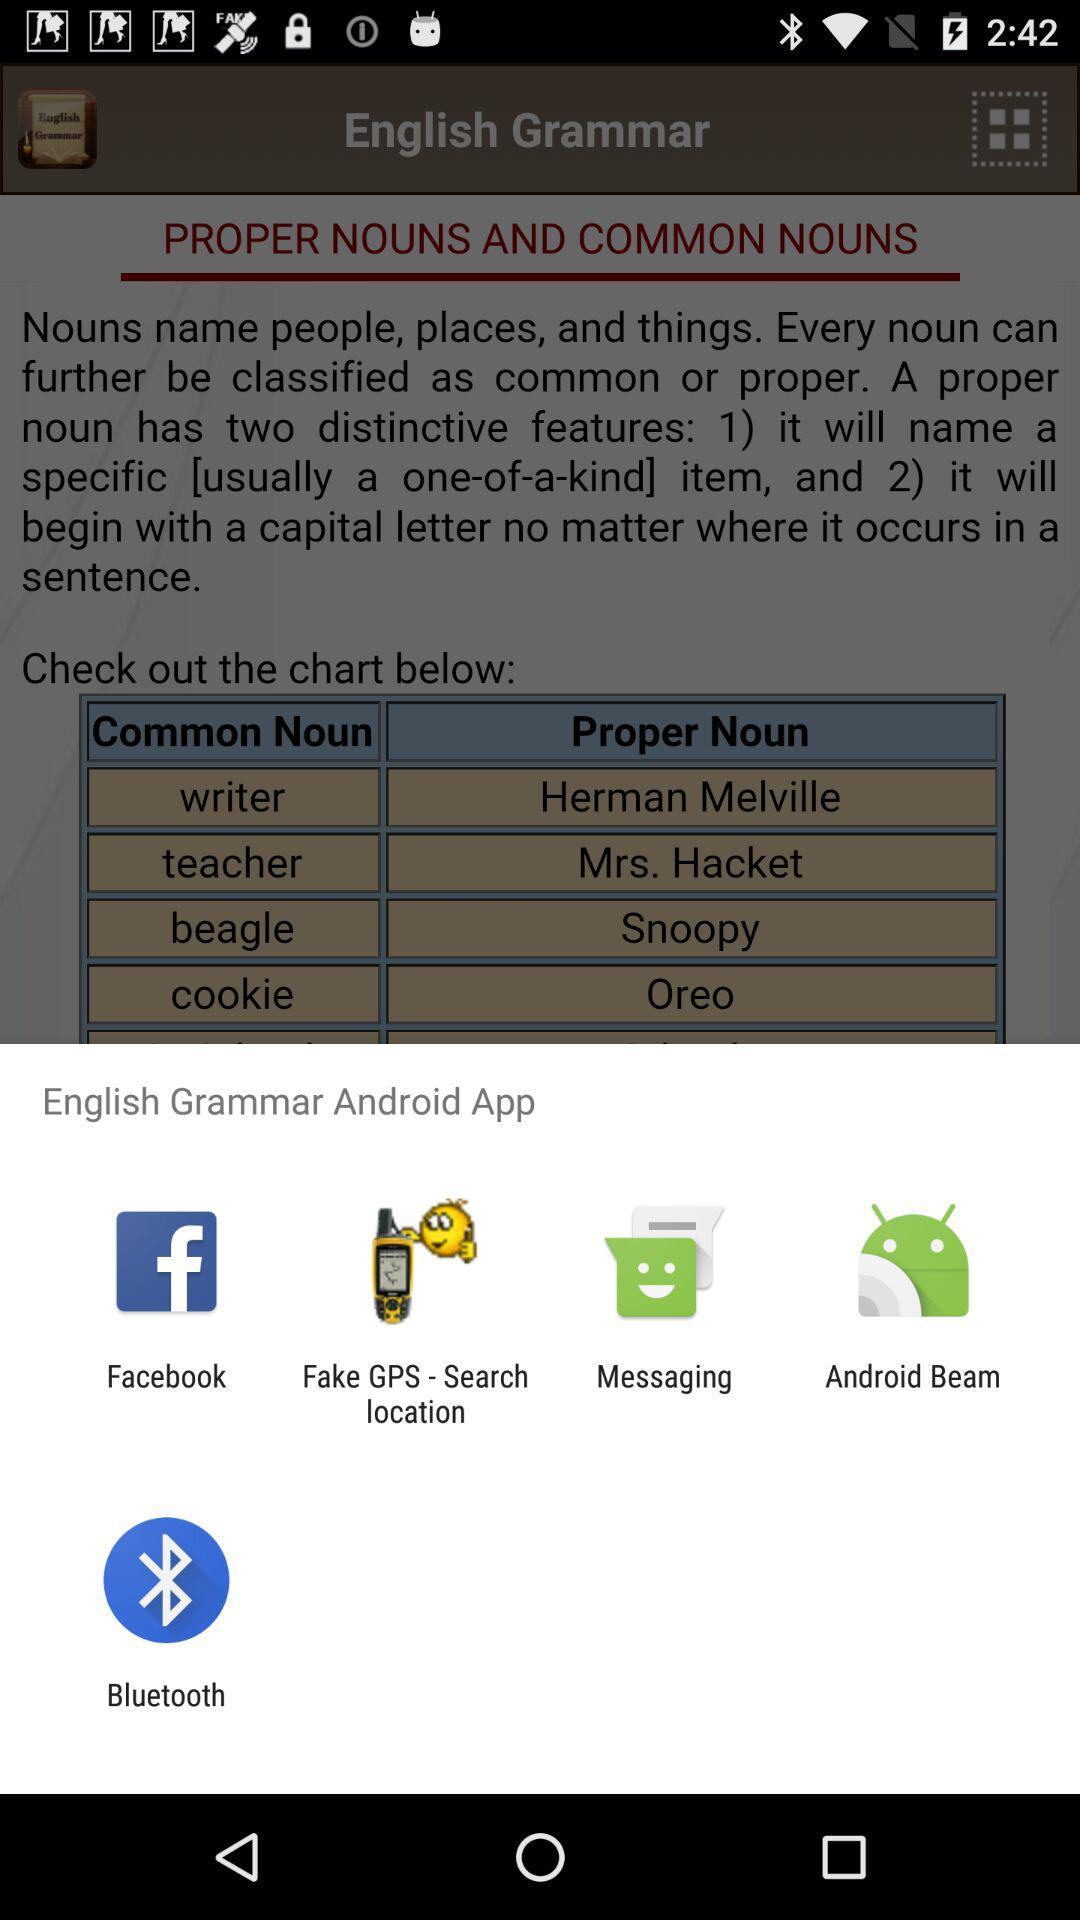 The image size is (1080, 1920). I want to click on messaging, so click(664, 1392).